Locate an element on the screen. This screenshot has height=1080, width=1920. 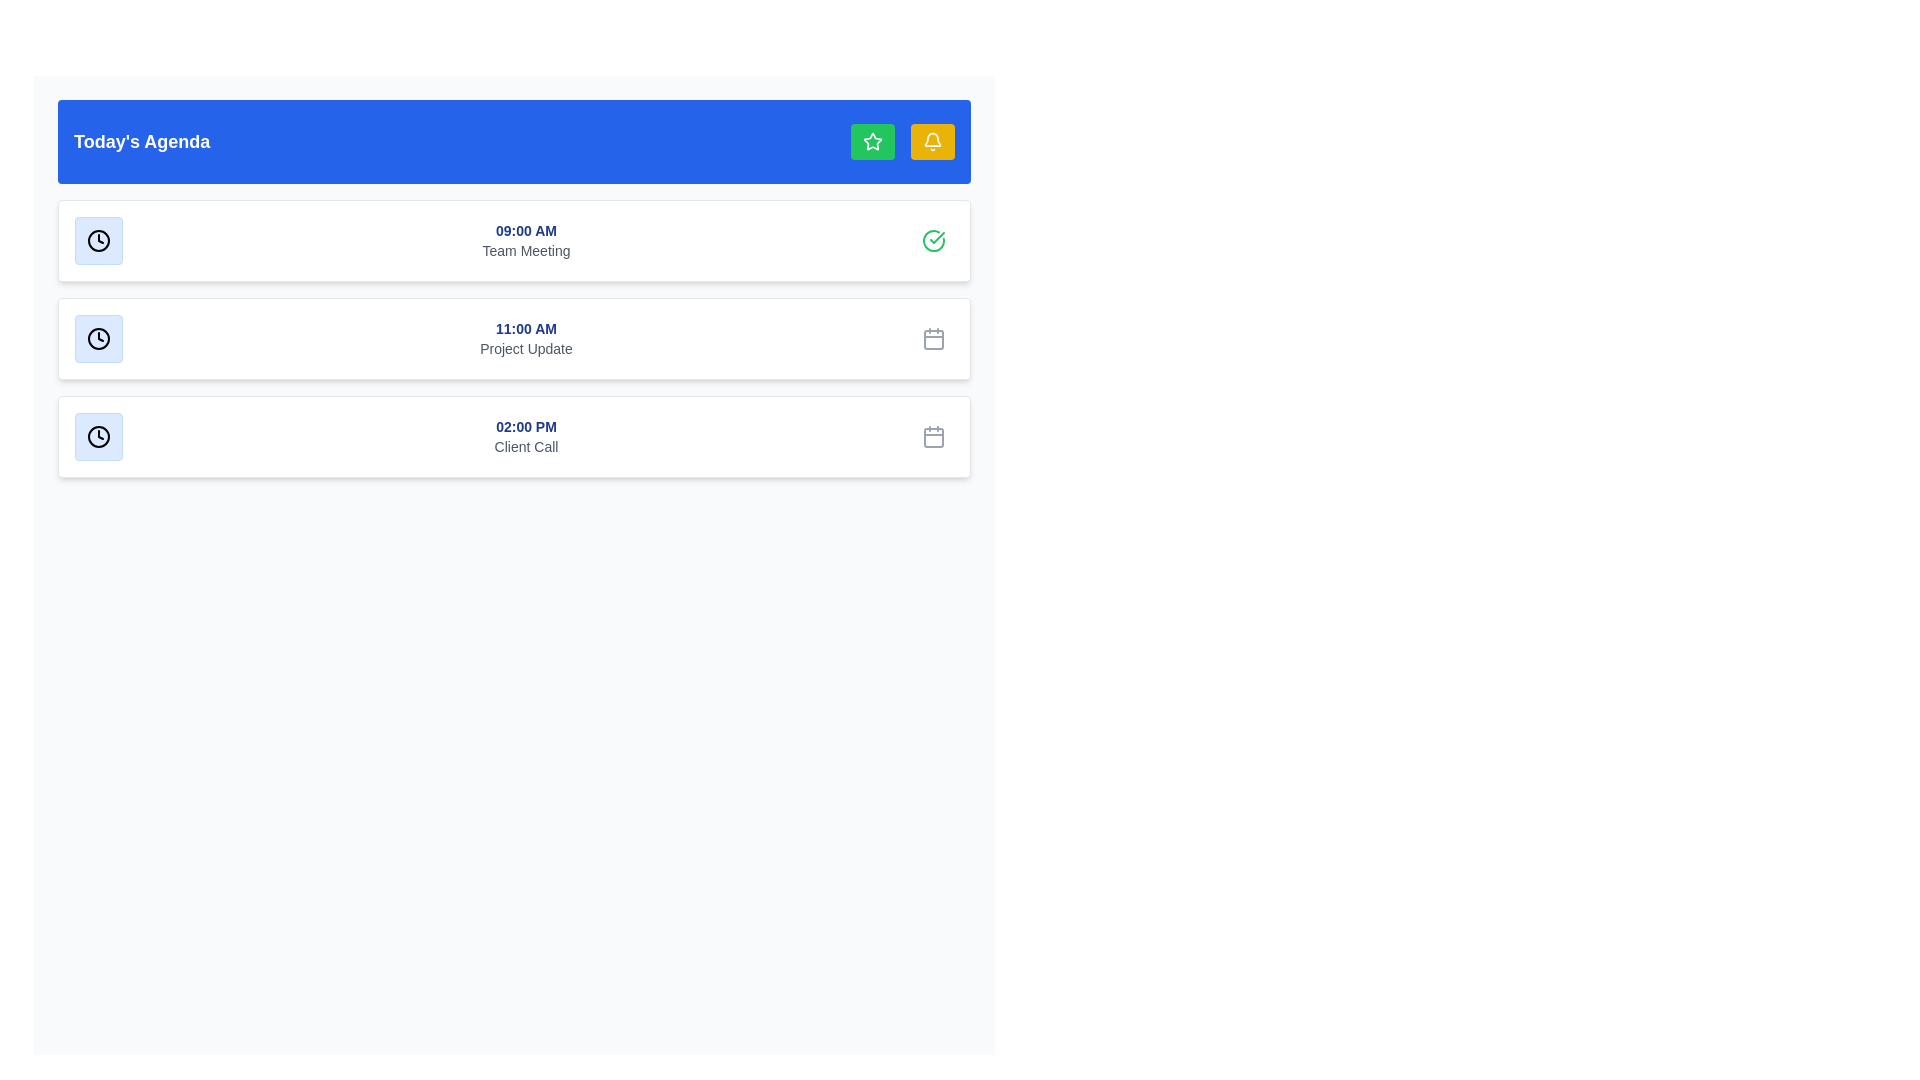
the completed agenda item icon for '09:00 AM Team Meeting' located at the top right corner of the first row in 'Today's Agenda' is located at coordinates (933, 239).